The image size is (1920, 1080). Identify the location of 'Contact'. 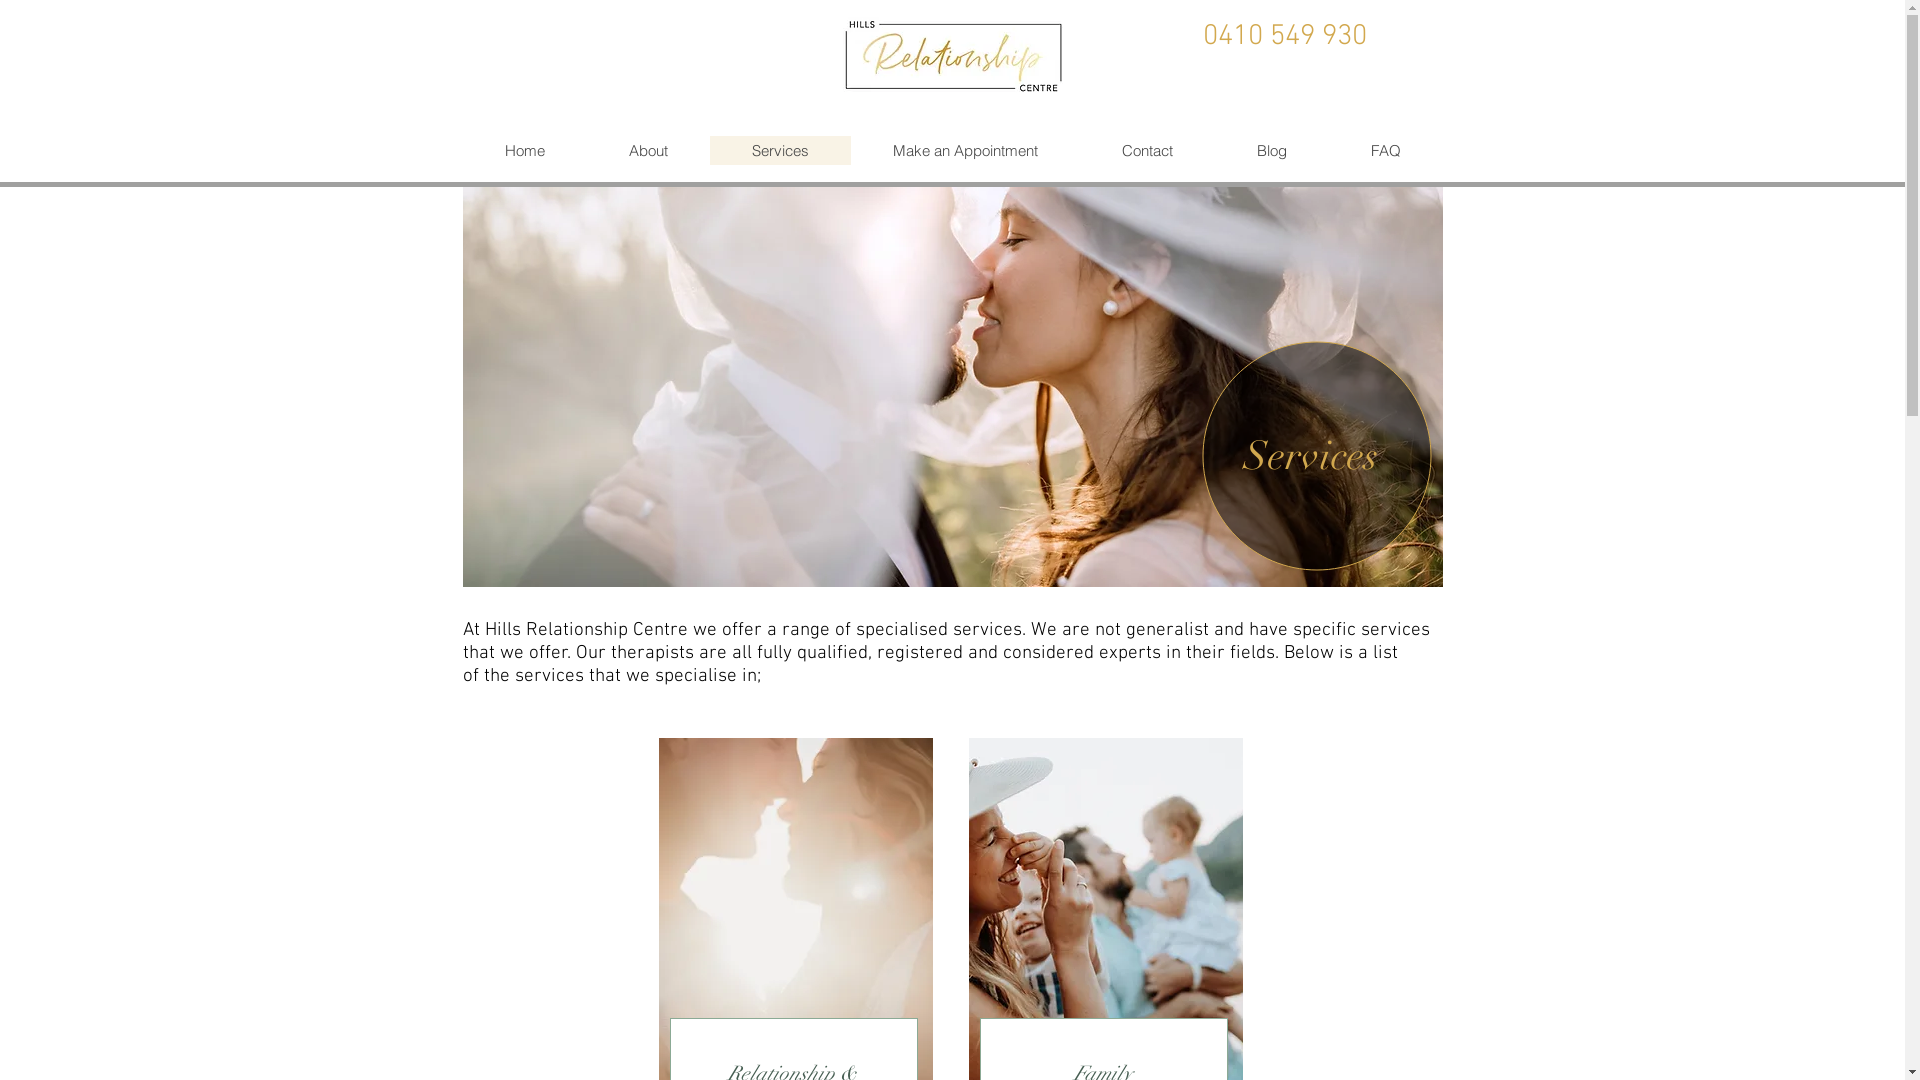
(1147, 149).